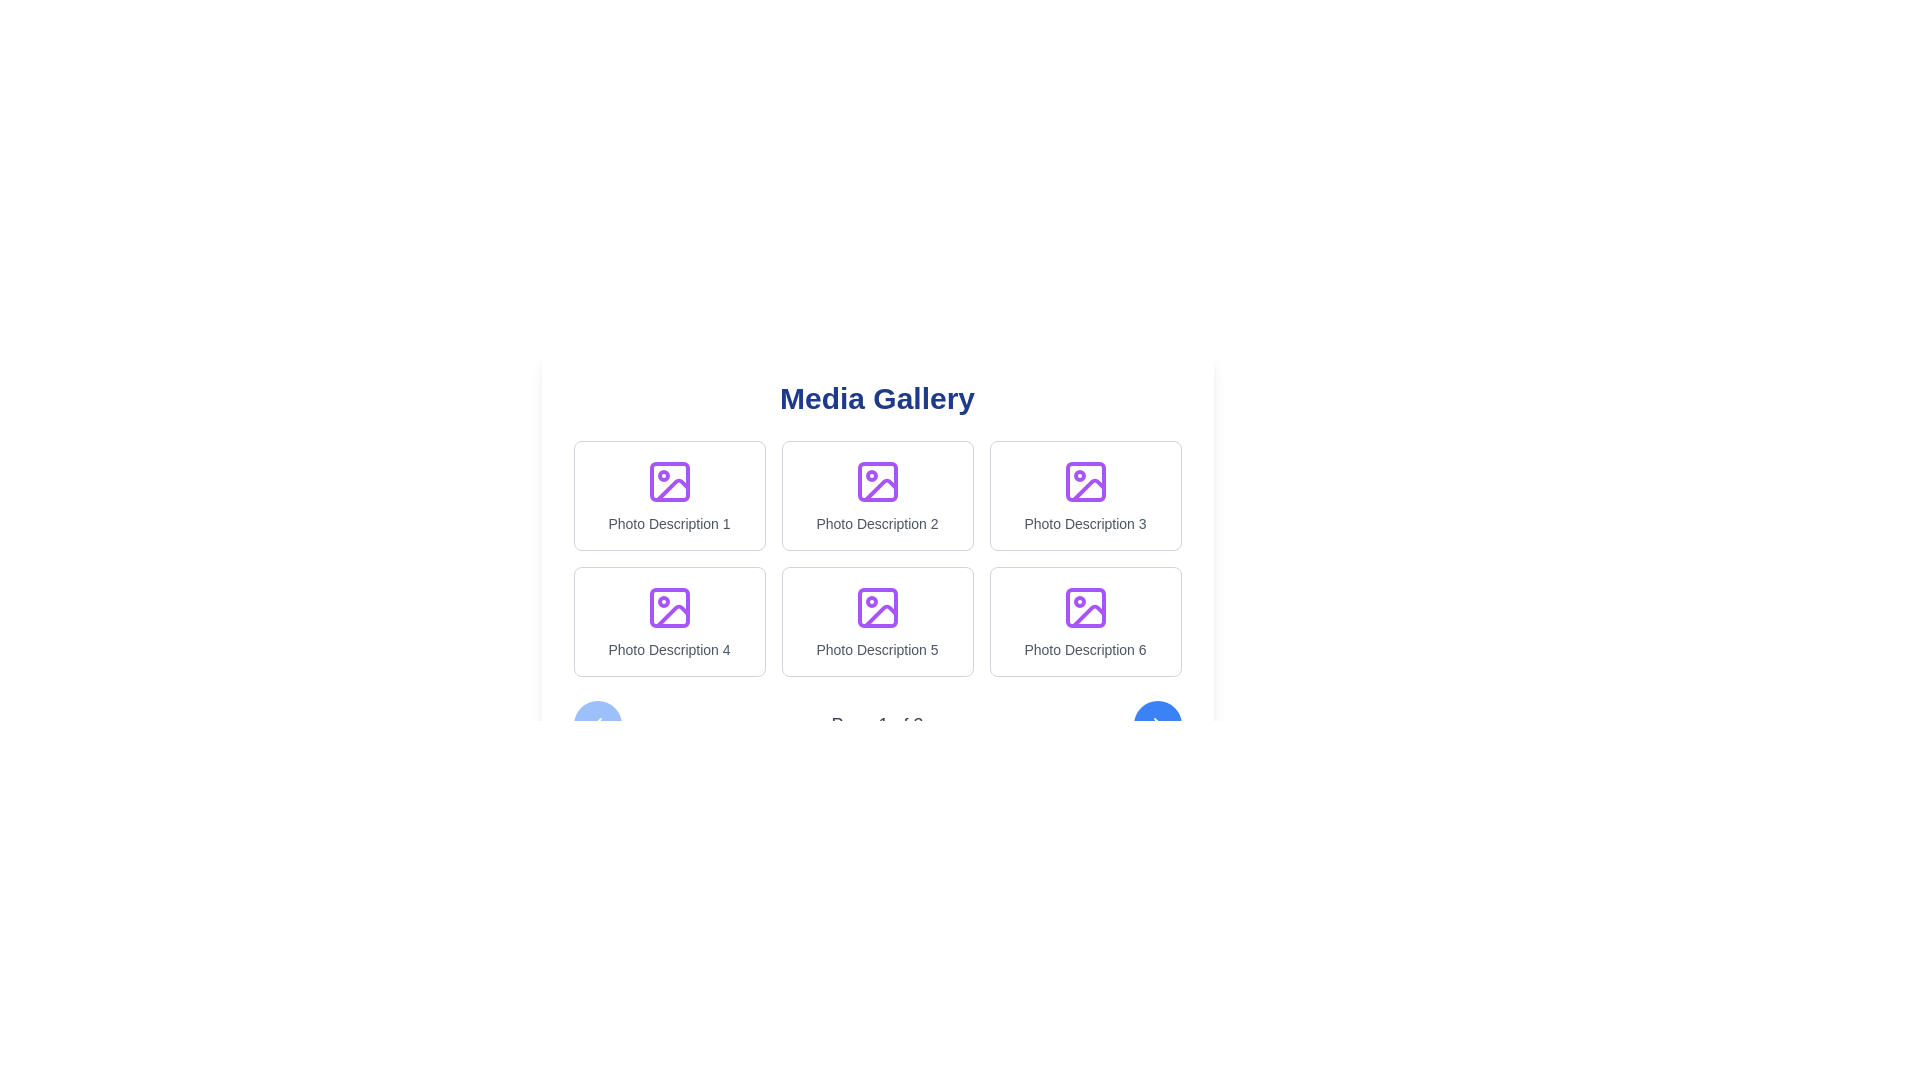 This screenshot has width=1920, height=1080. Describe the element at coordinates (669, 482) in the screenshot. I see `the media icon in the first tile of the Media Gallery, which features a purple square outline with rounded corners and a mountain graphic, labeled 'Photo Description 1'` at that location.